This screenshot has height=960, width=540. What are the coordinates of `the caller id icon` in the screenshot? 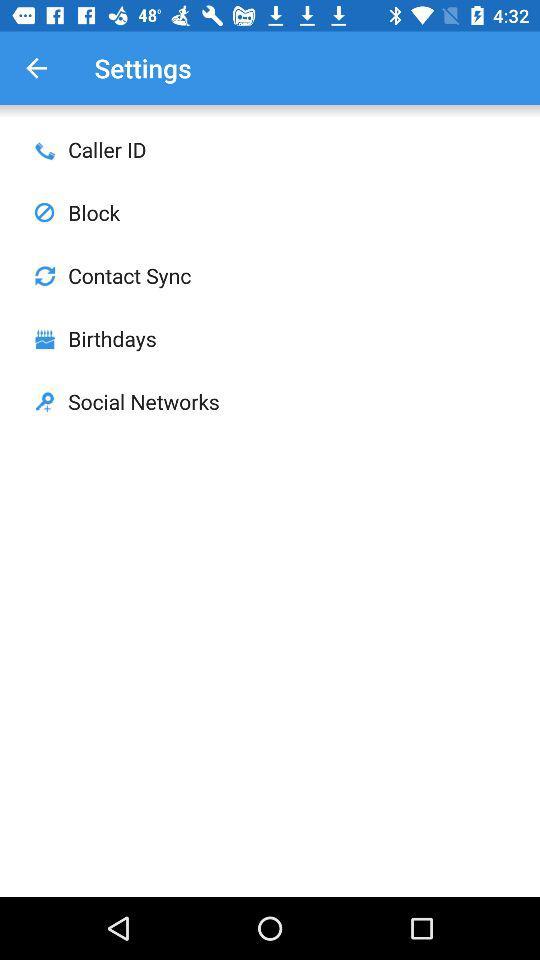 It's located at (44, 148).